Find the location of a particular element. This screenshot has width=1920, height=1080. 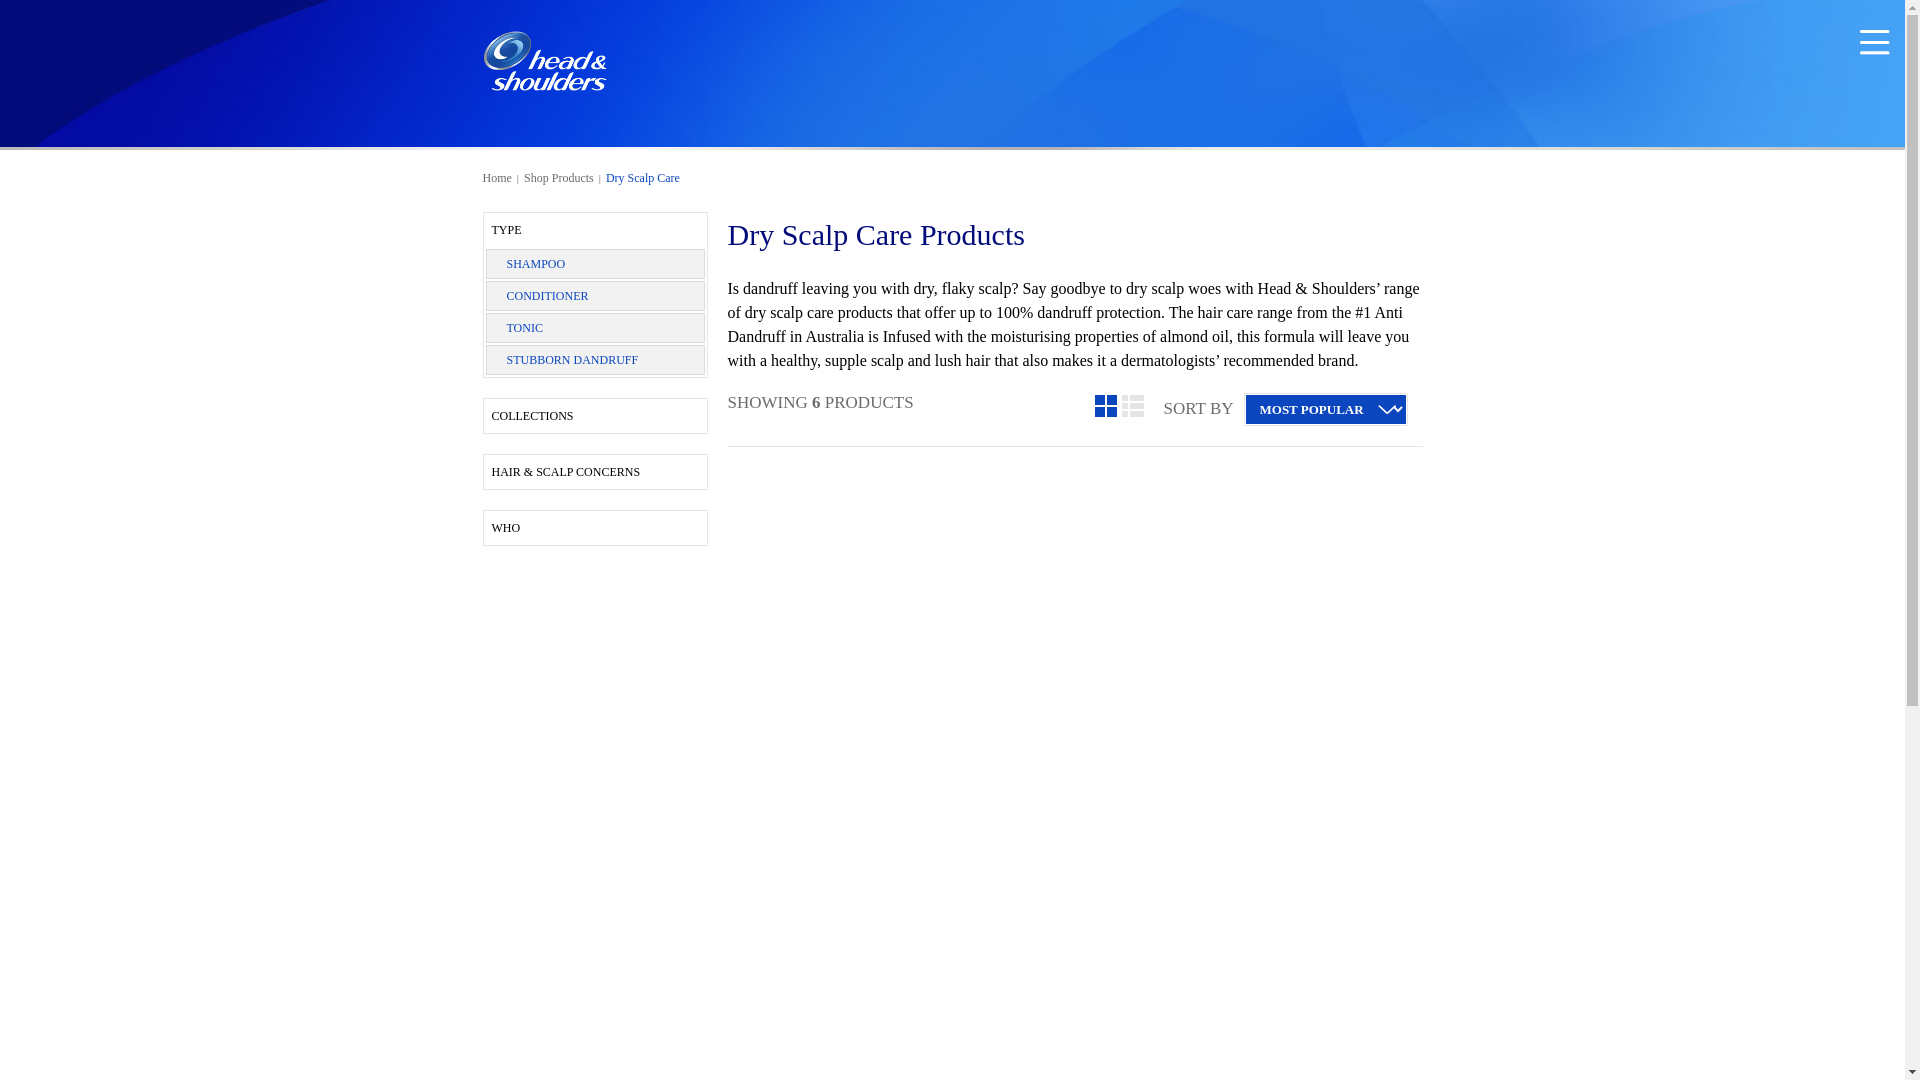

'SHAMPOO' is located at coordinates (535, 262).